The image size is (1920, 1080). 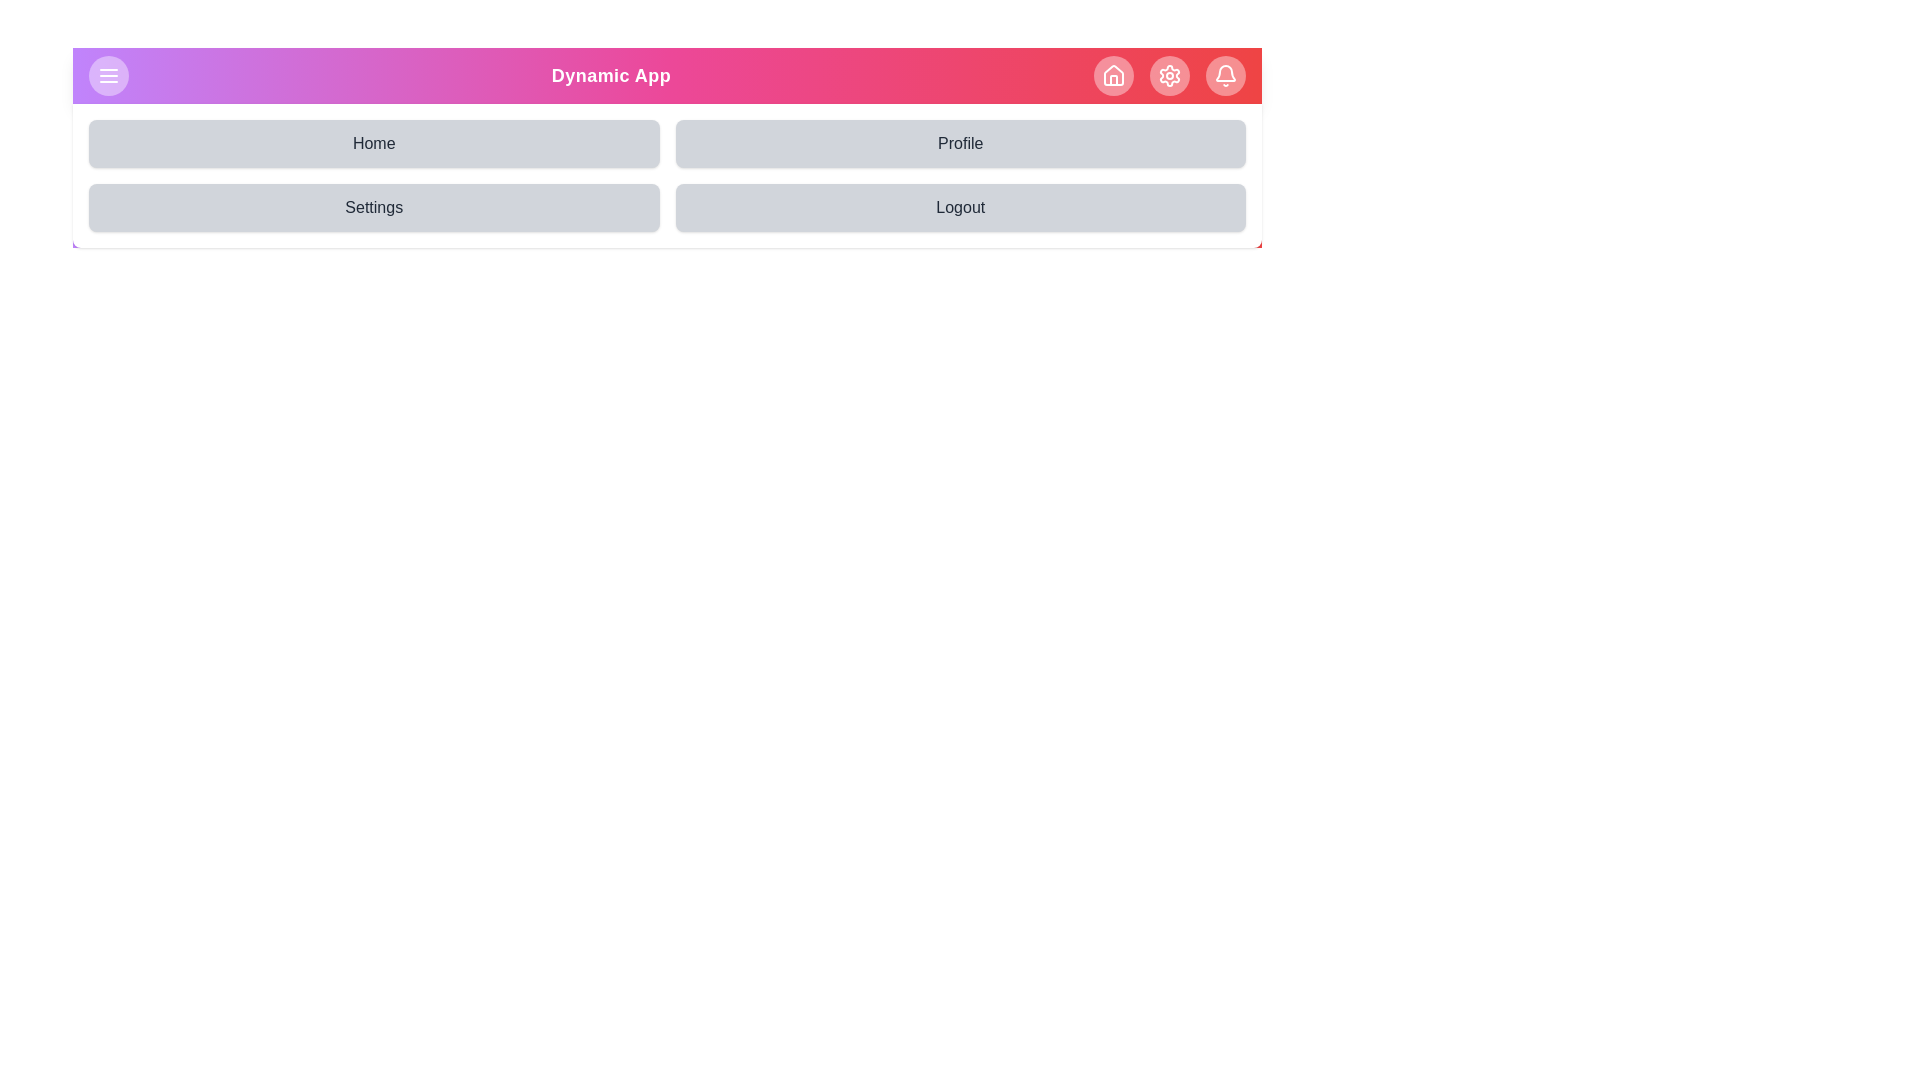 What do you see at coordinates (960, 142) in the screenshot?
I see `the Profile navigation button` at bounding box center [960, 142].